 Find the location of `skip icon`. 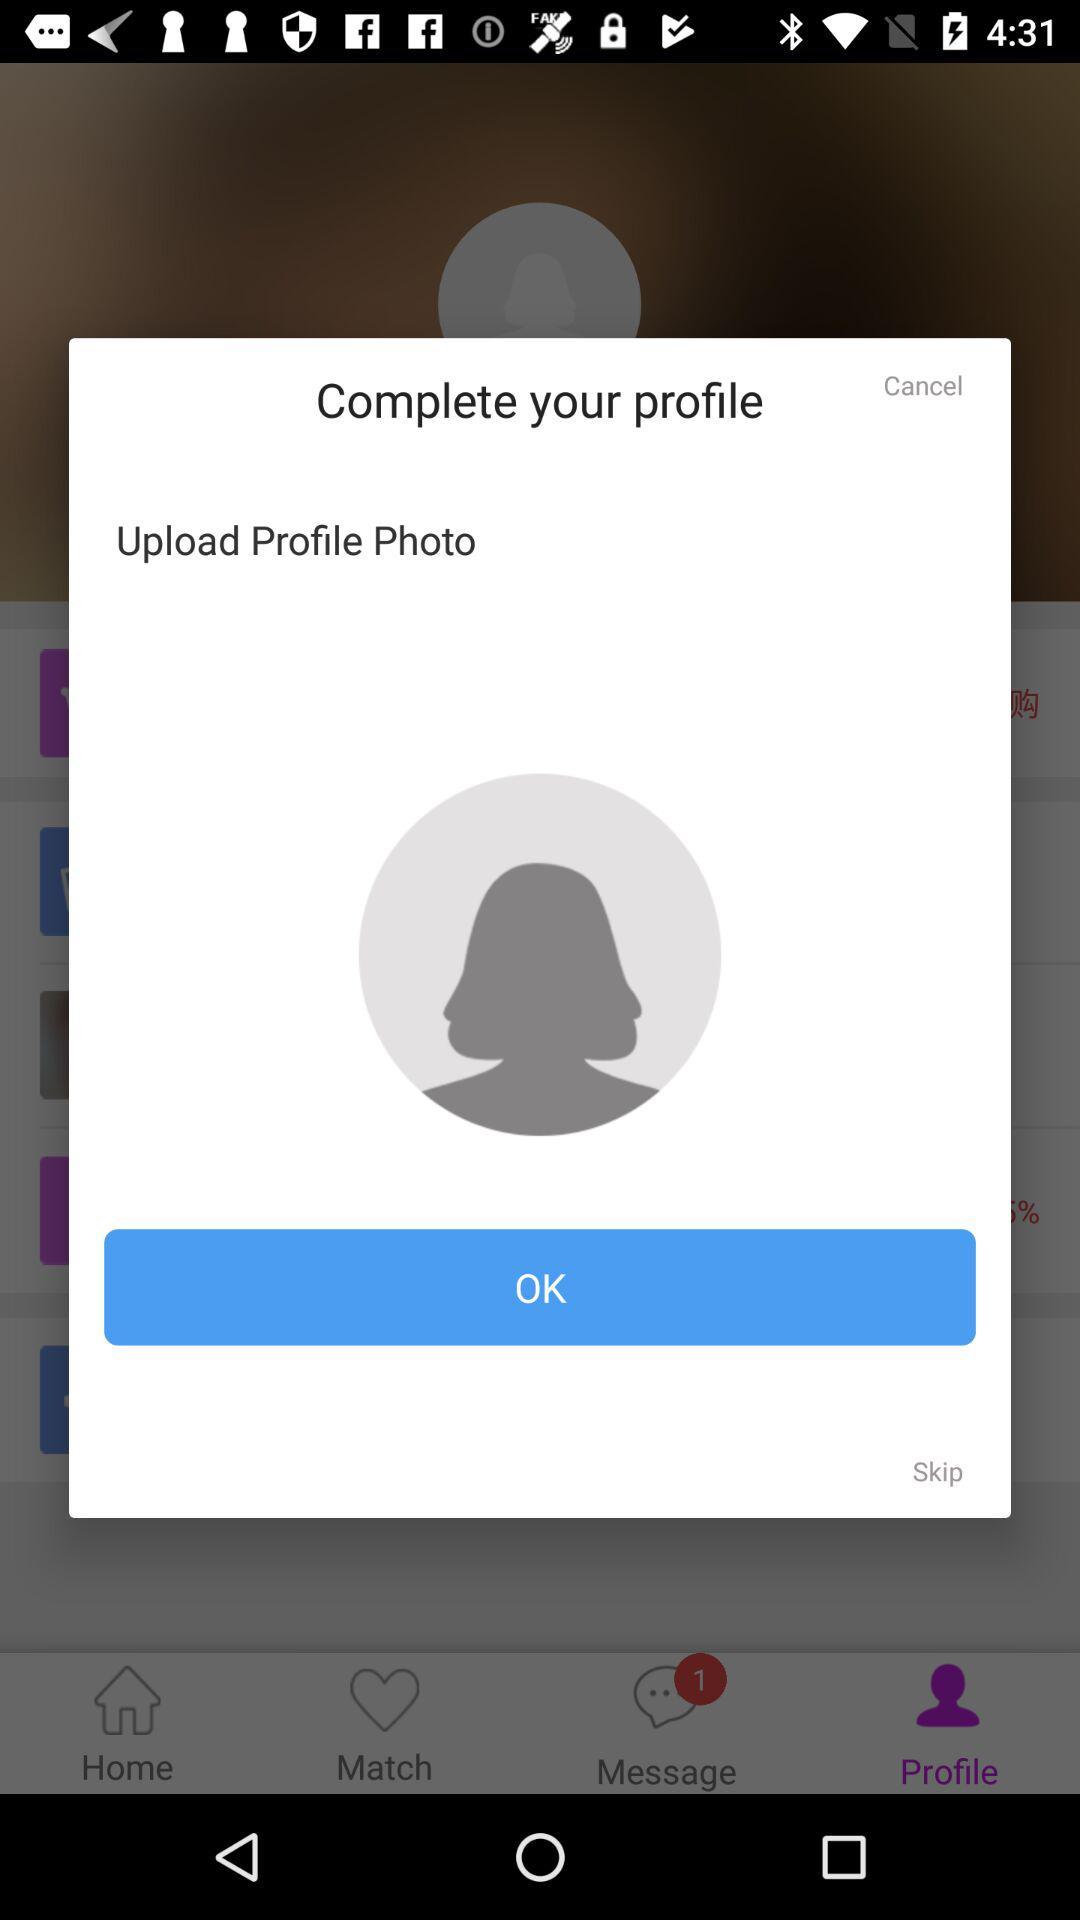

skip icon is located at coordinates (938, 1471).